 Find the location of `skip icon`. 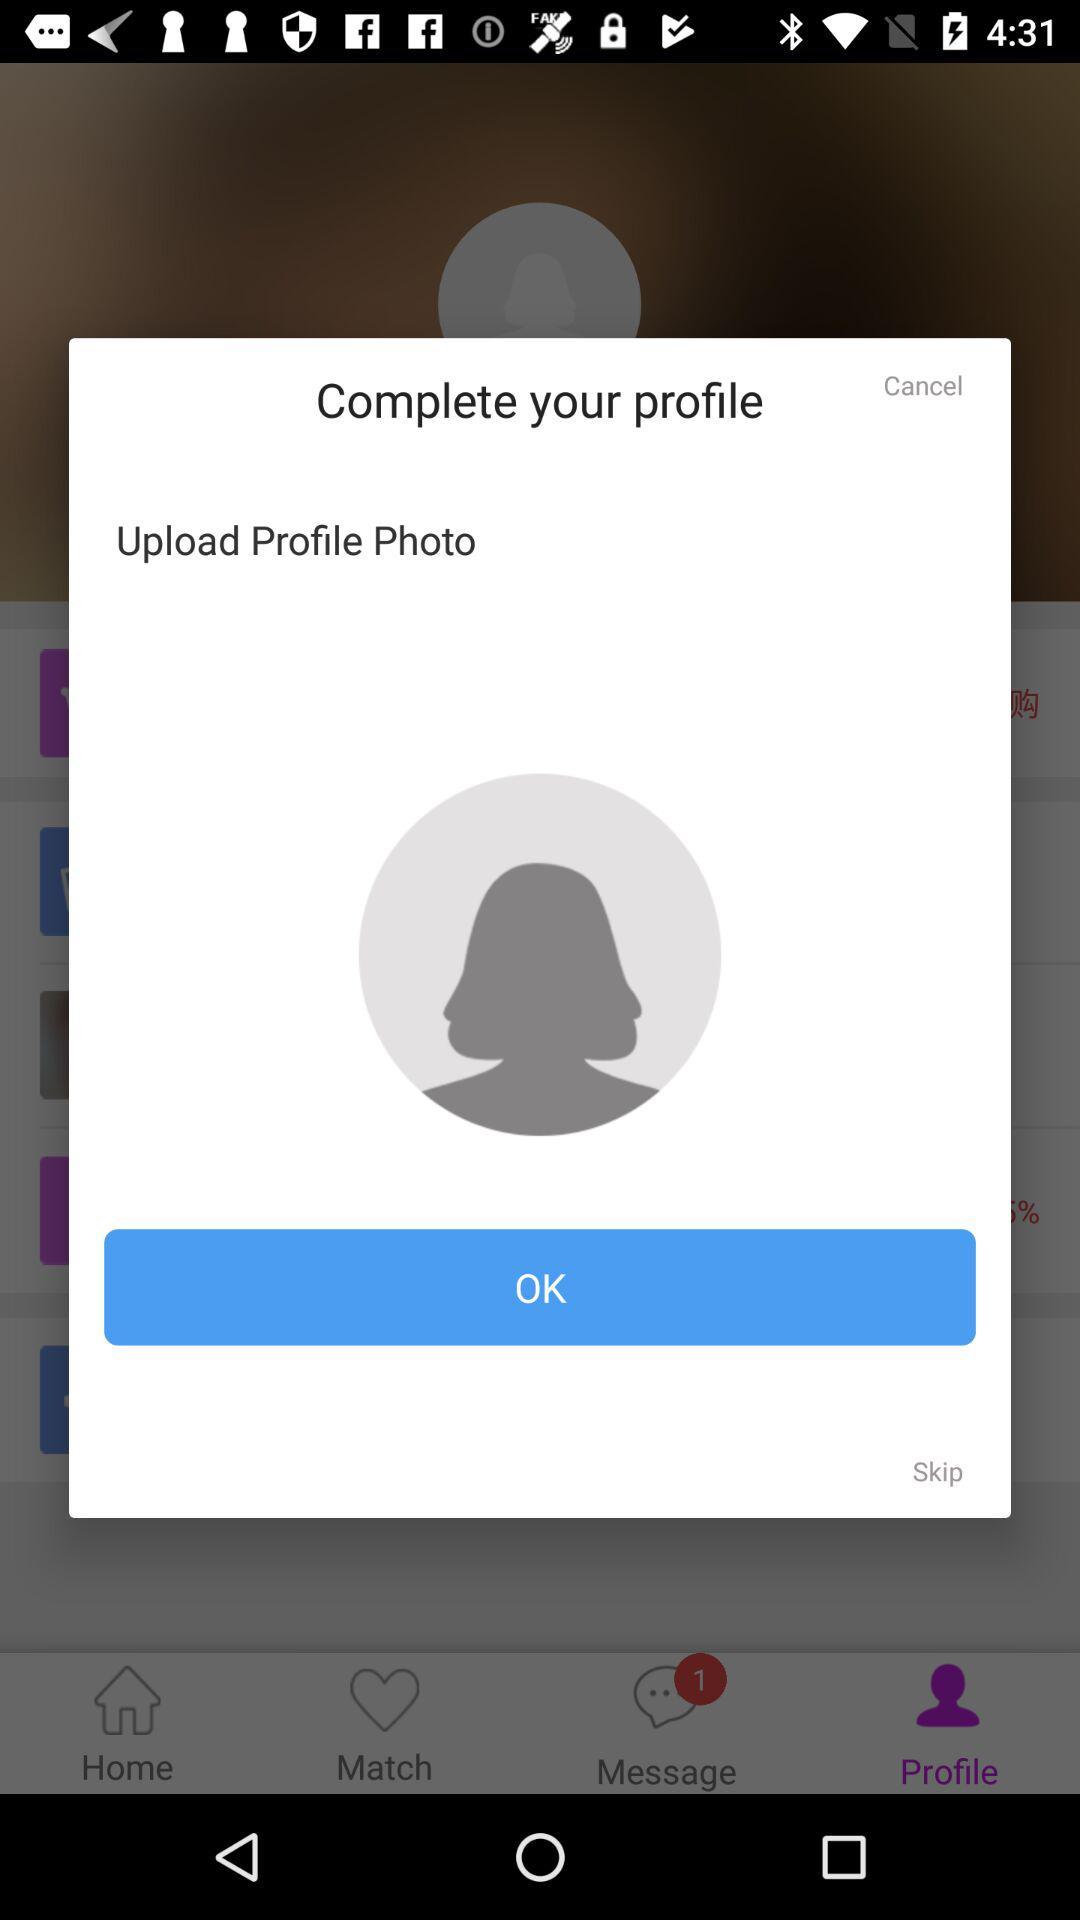

skip icon is located at coordinates (938, 1471).